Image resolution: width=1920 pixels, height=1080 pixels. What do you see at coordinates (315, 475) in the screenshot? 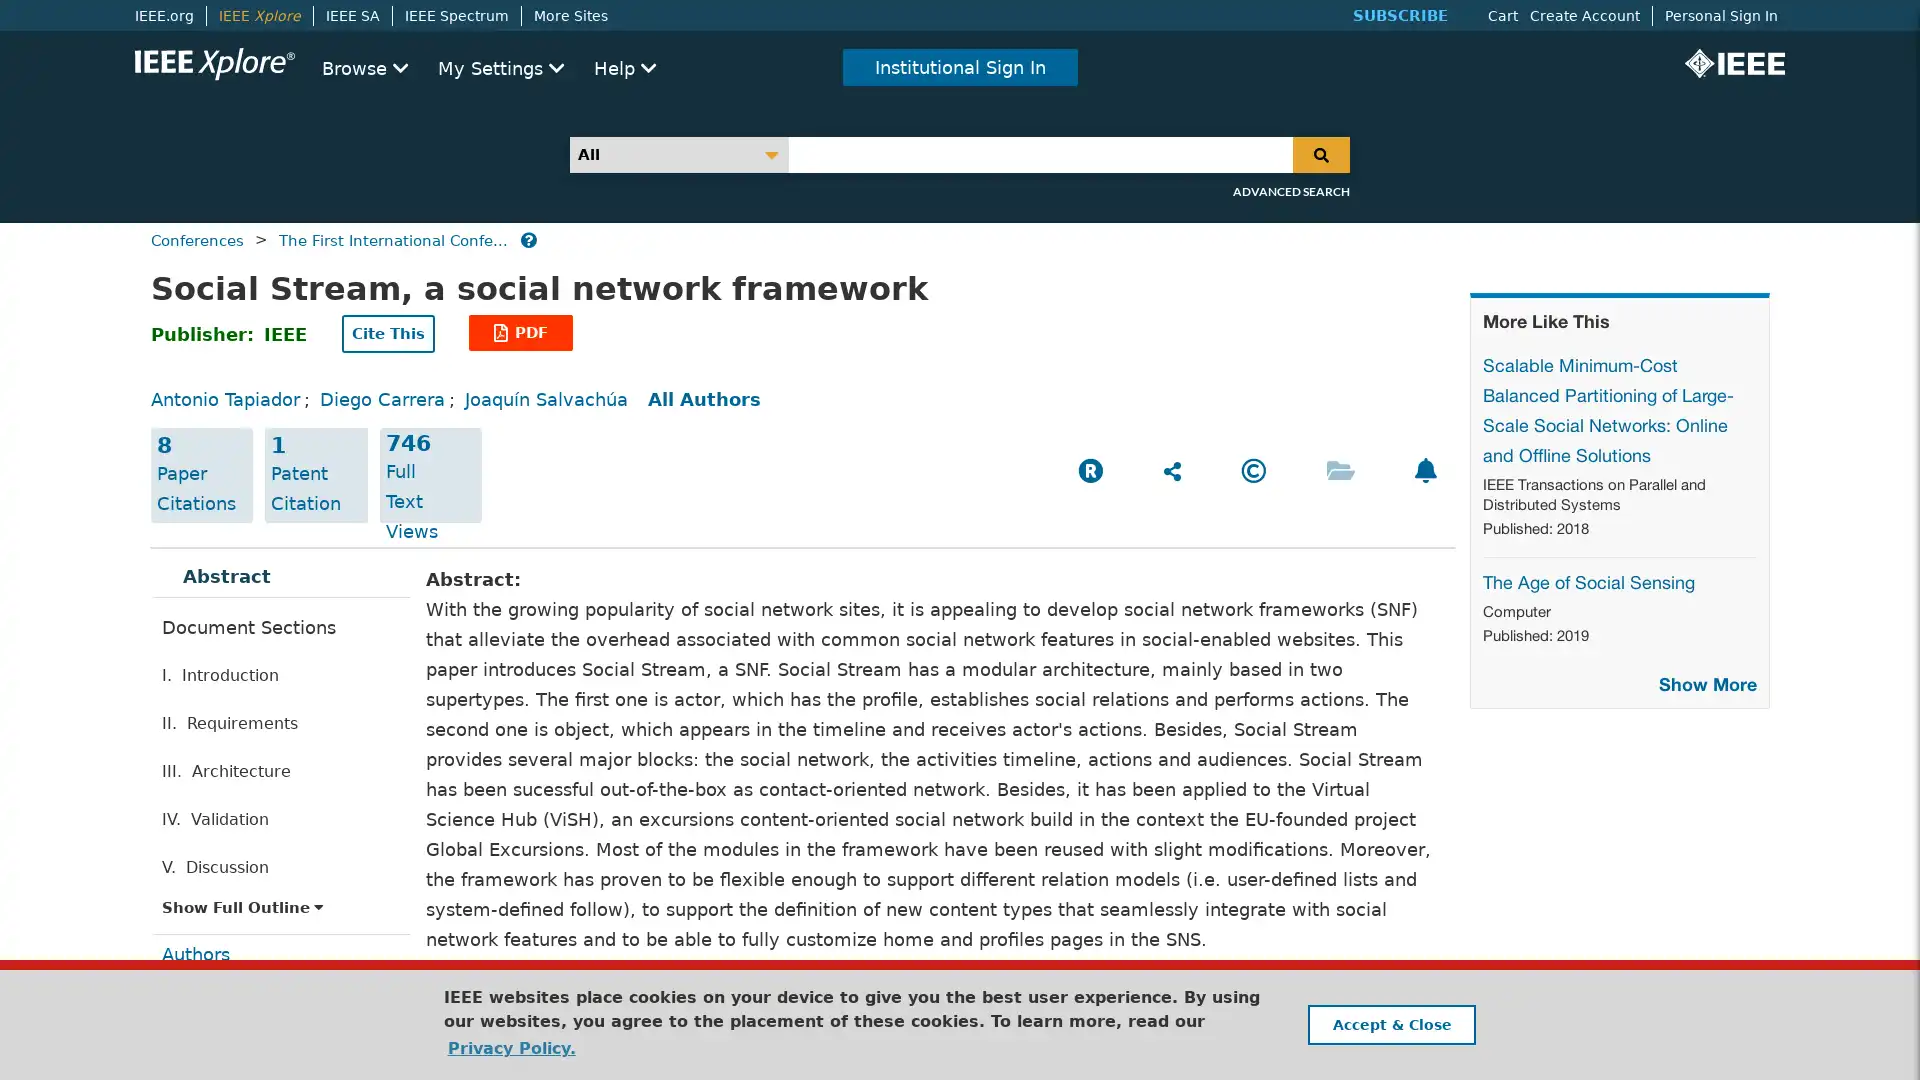
I see `1 Patent Citation` at bounding box center [315, 475].